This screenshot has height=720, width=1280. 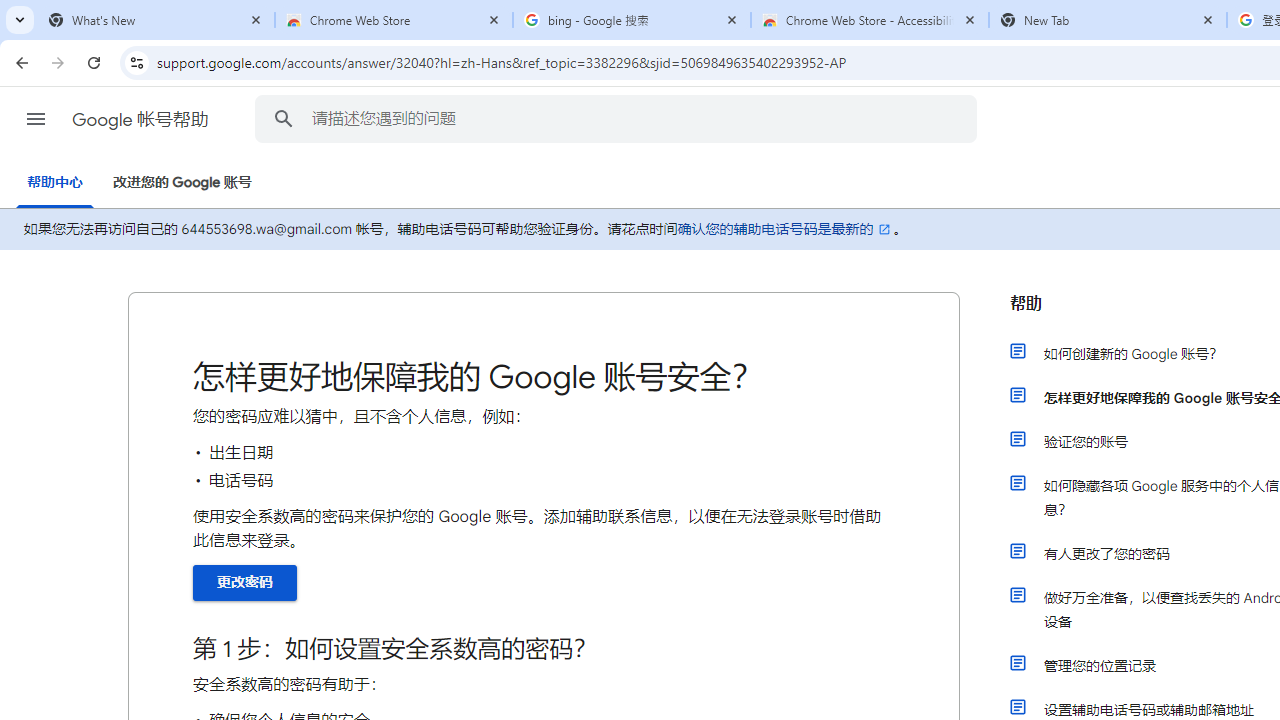 I want to click on 'What', so click(x=155, y=20).